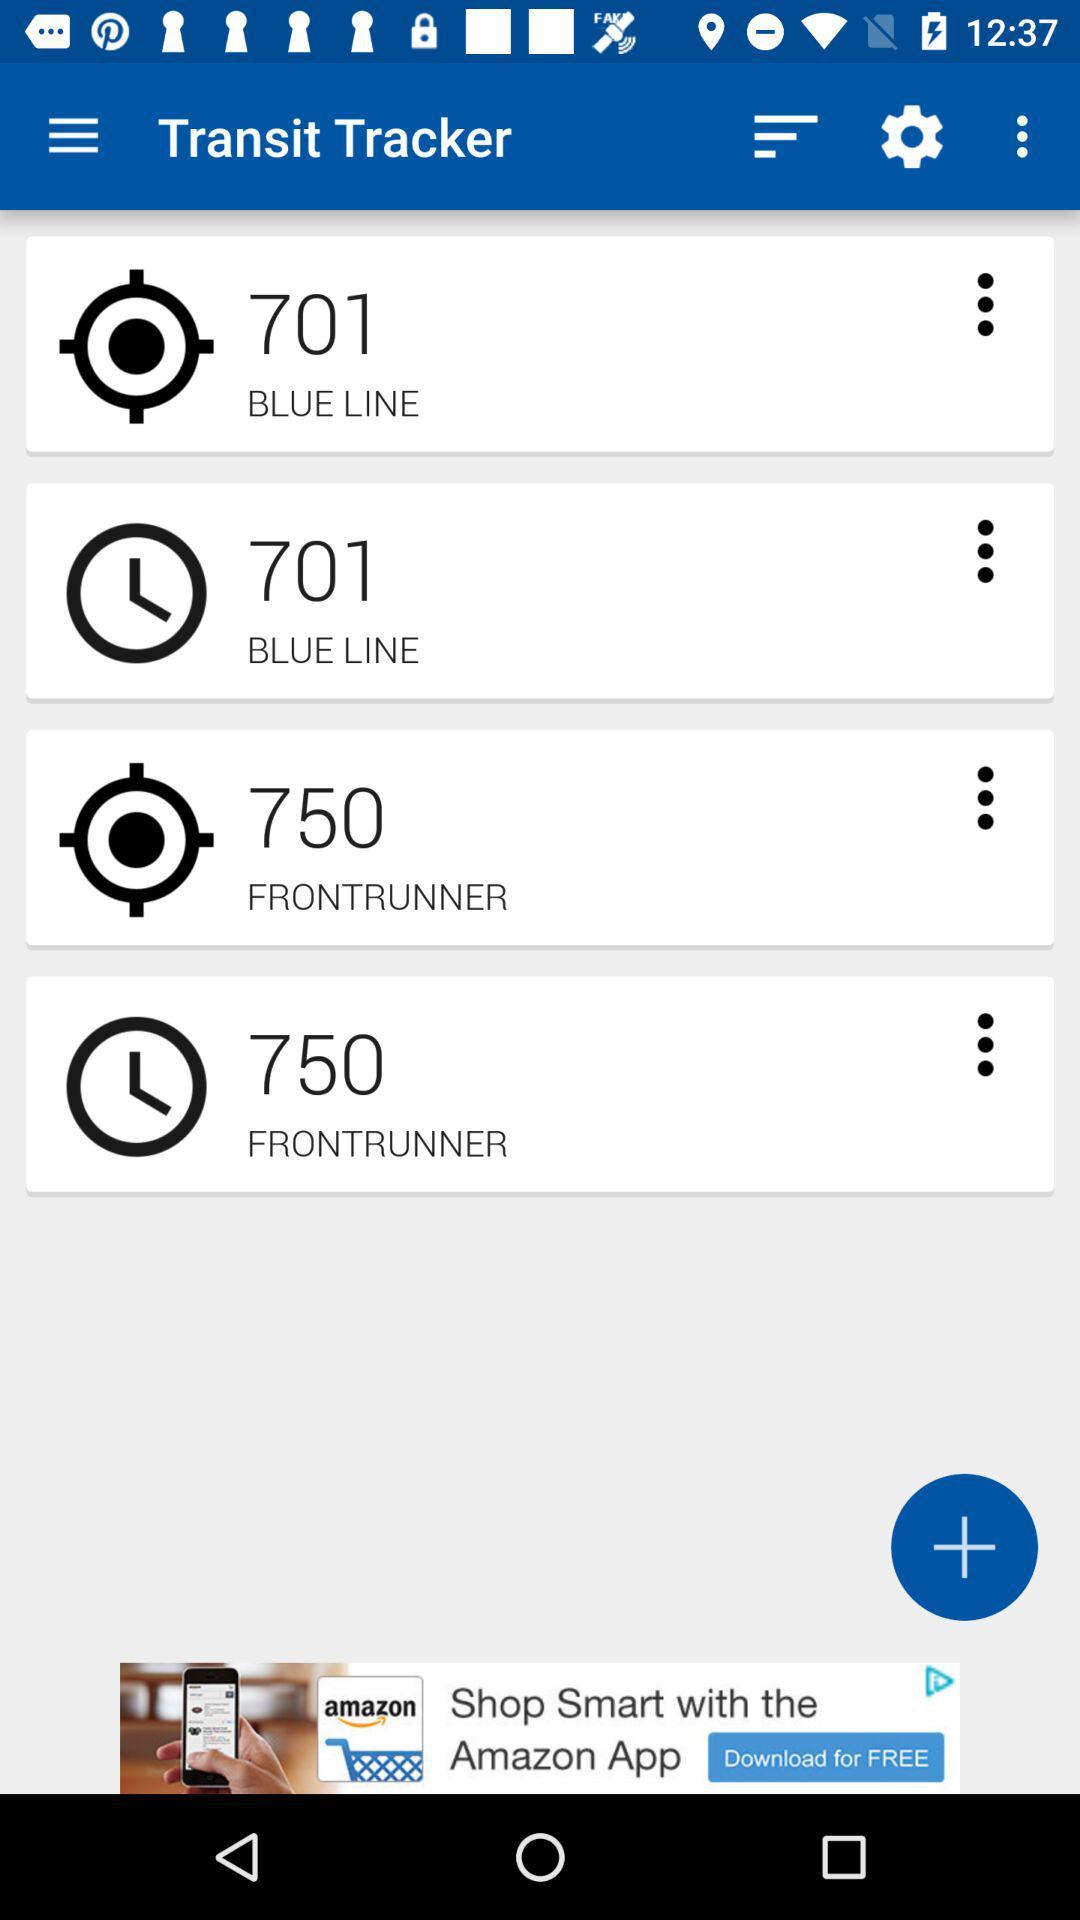 Image resolution: width=1080 pixels, height=1920 pixels. Describe the element at coordinates (984, 1043) in the screenshot. I see `brings up options` at that location.